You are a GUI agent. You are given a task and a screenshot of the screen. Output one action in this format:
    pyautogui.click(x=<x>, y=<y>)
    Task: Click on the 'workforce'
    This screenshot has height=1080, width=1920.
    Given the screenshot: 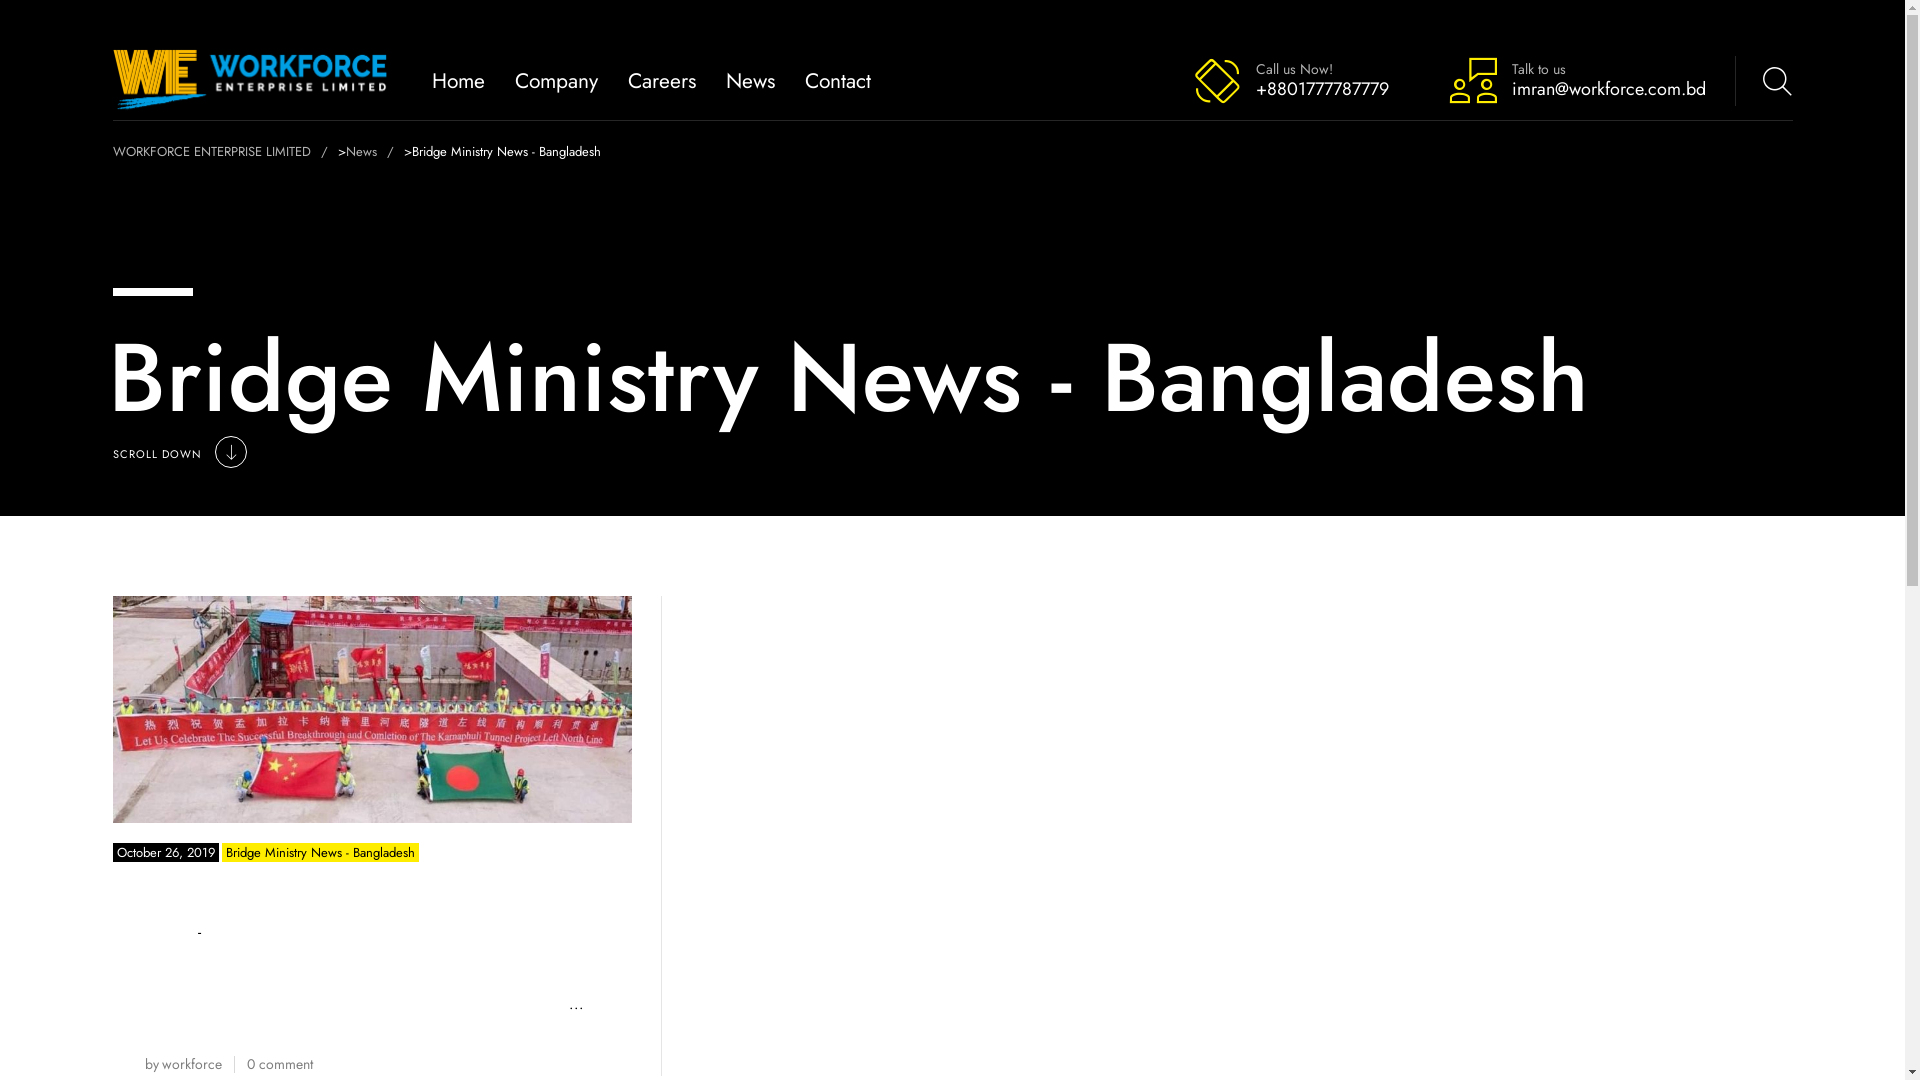 What is the action you would take?
    pyautogui.click(x=192, y=1063)
    